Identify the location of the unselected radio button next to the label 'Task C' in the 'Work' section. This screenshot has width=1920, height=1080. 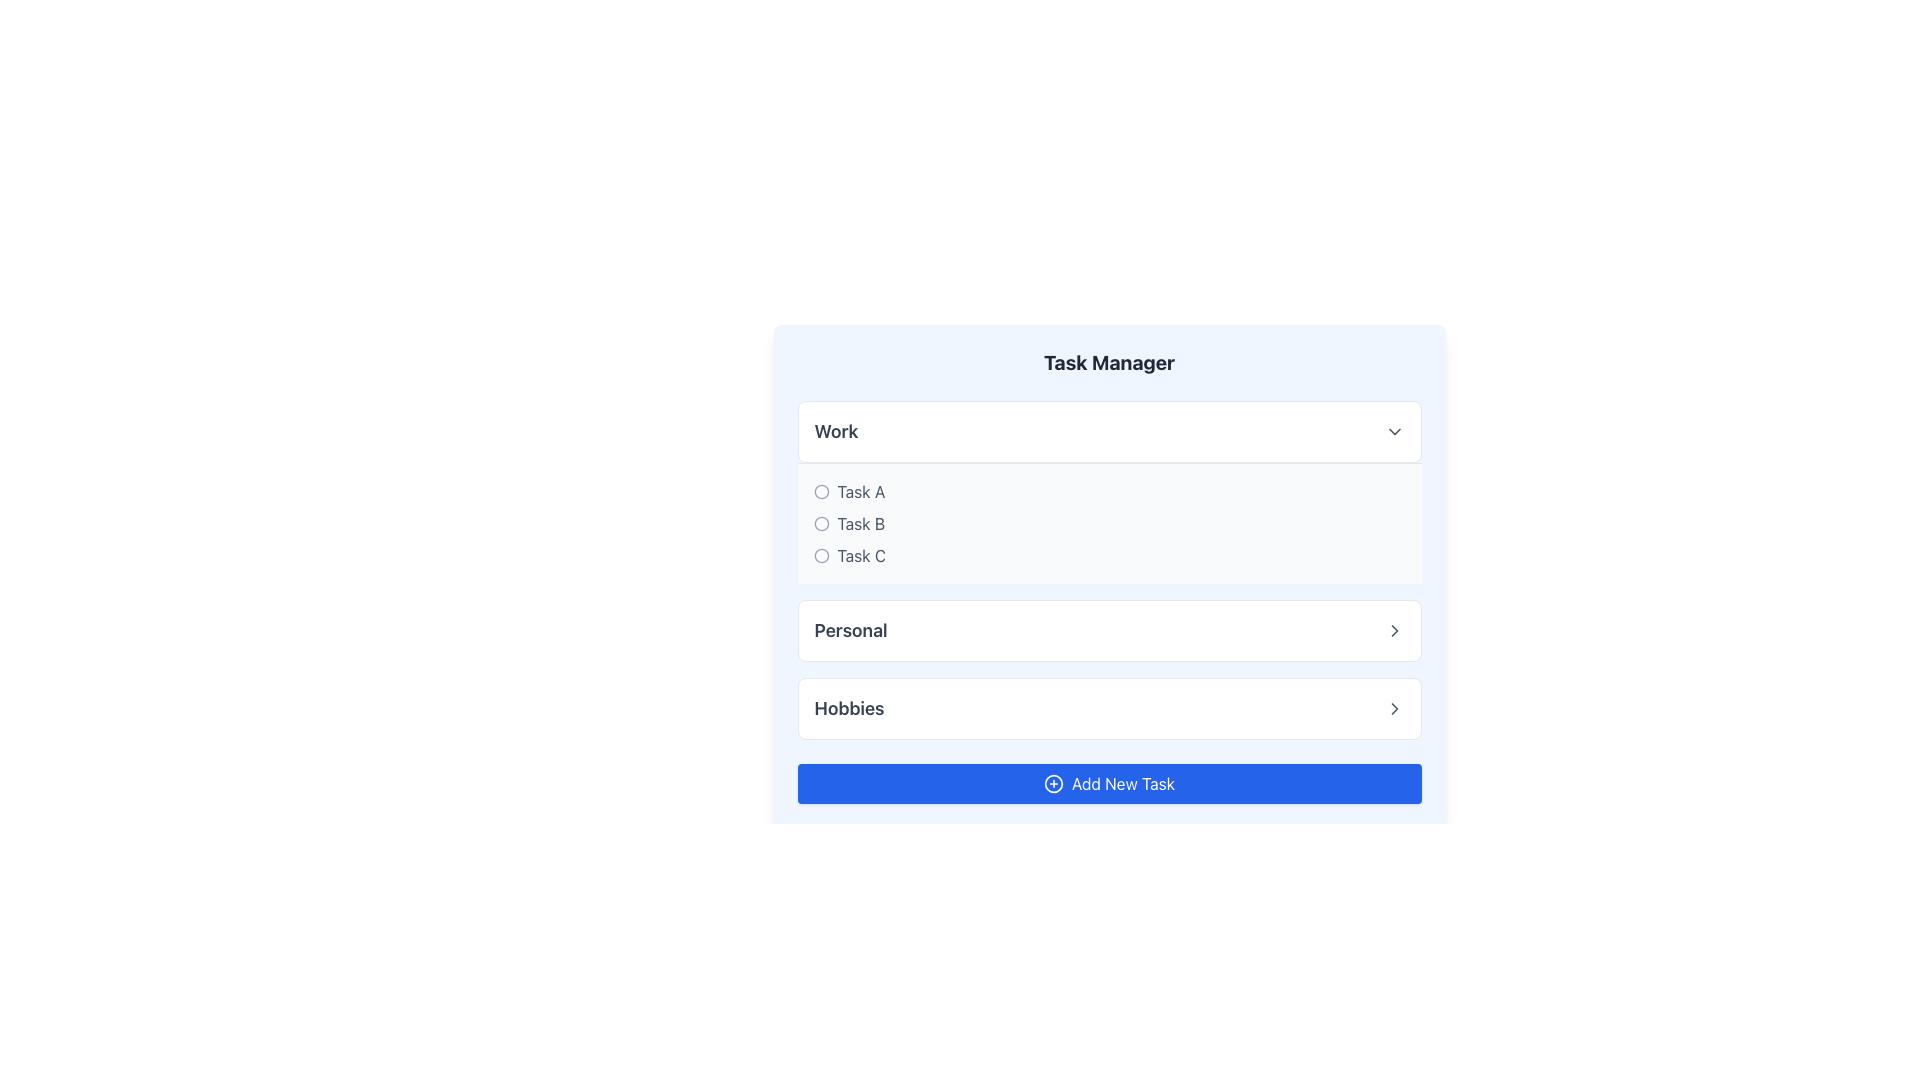
(821, 555).